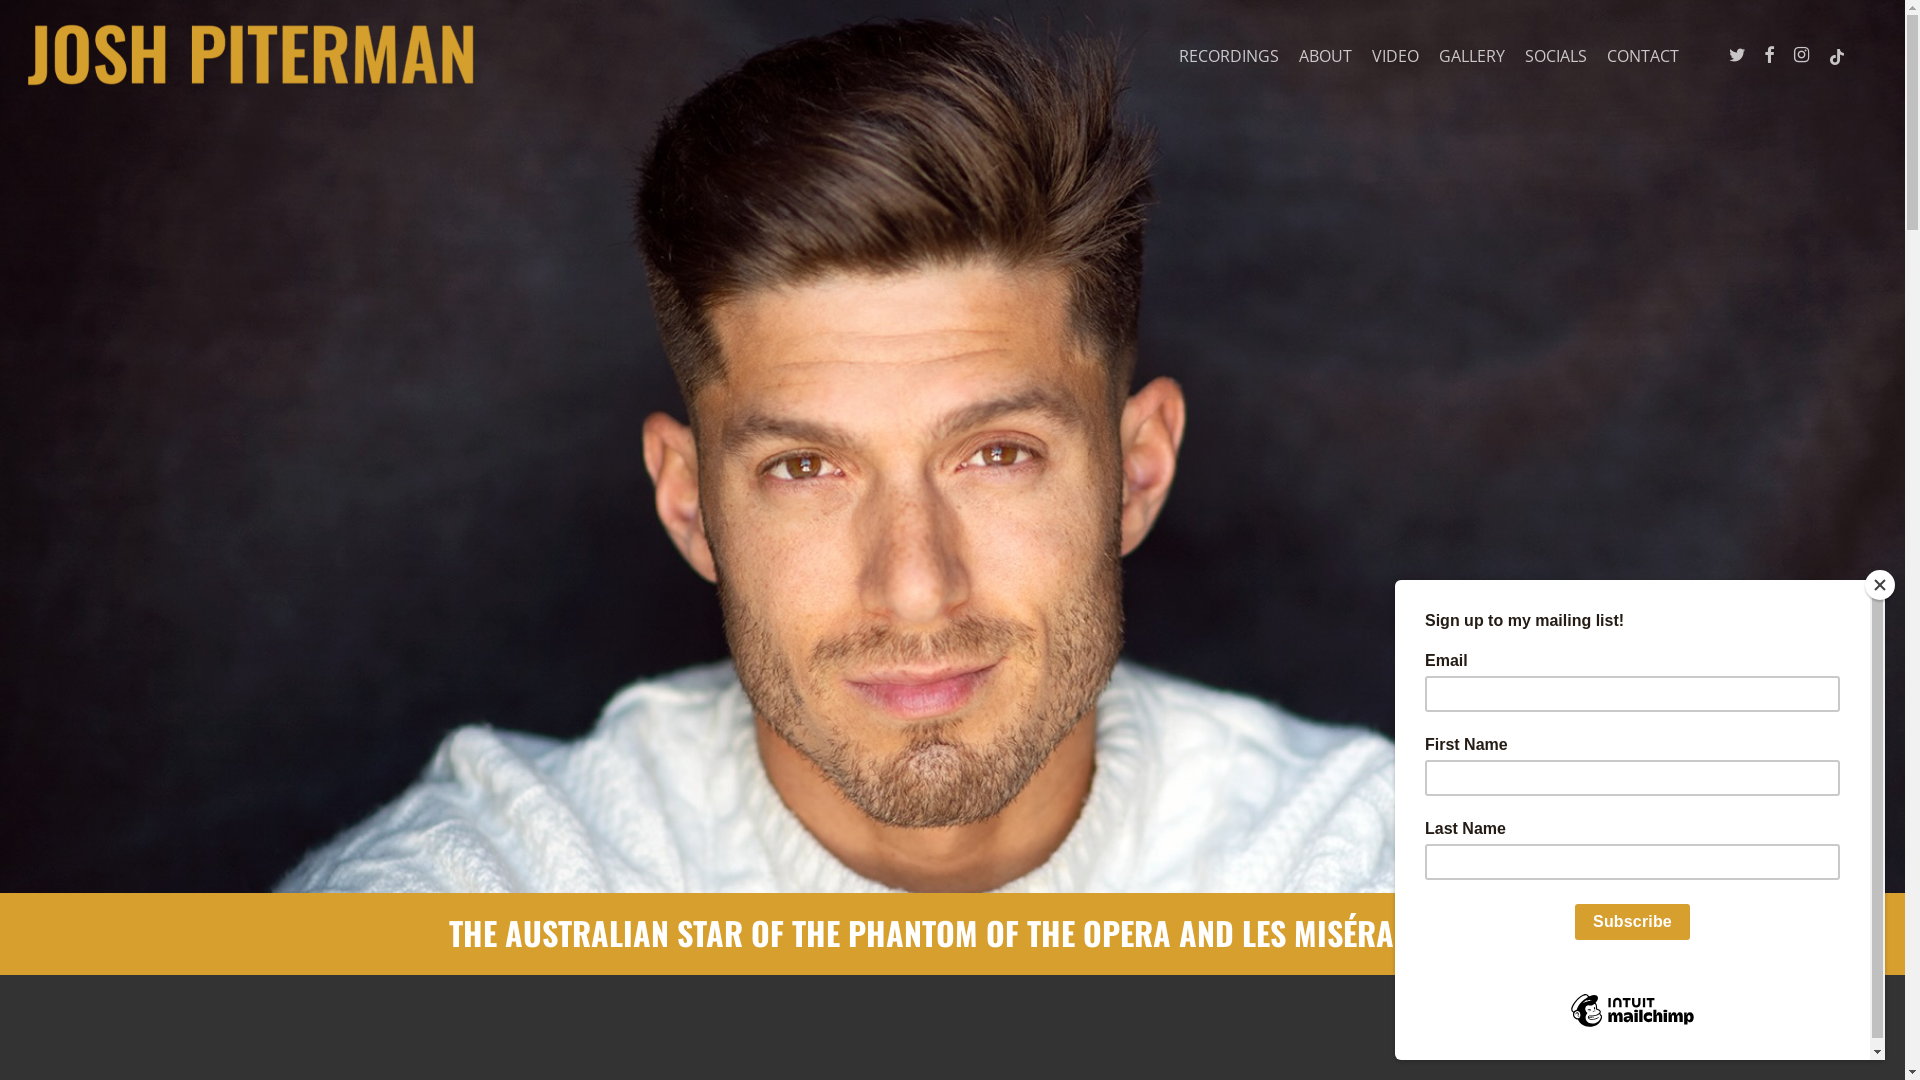 This screenshot has width=1920, height=1080. Describe the element at coordinates (1289, 55) in the screenshot. I see `'ABOUT'` at that location.